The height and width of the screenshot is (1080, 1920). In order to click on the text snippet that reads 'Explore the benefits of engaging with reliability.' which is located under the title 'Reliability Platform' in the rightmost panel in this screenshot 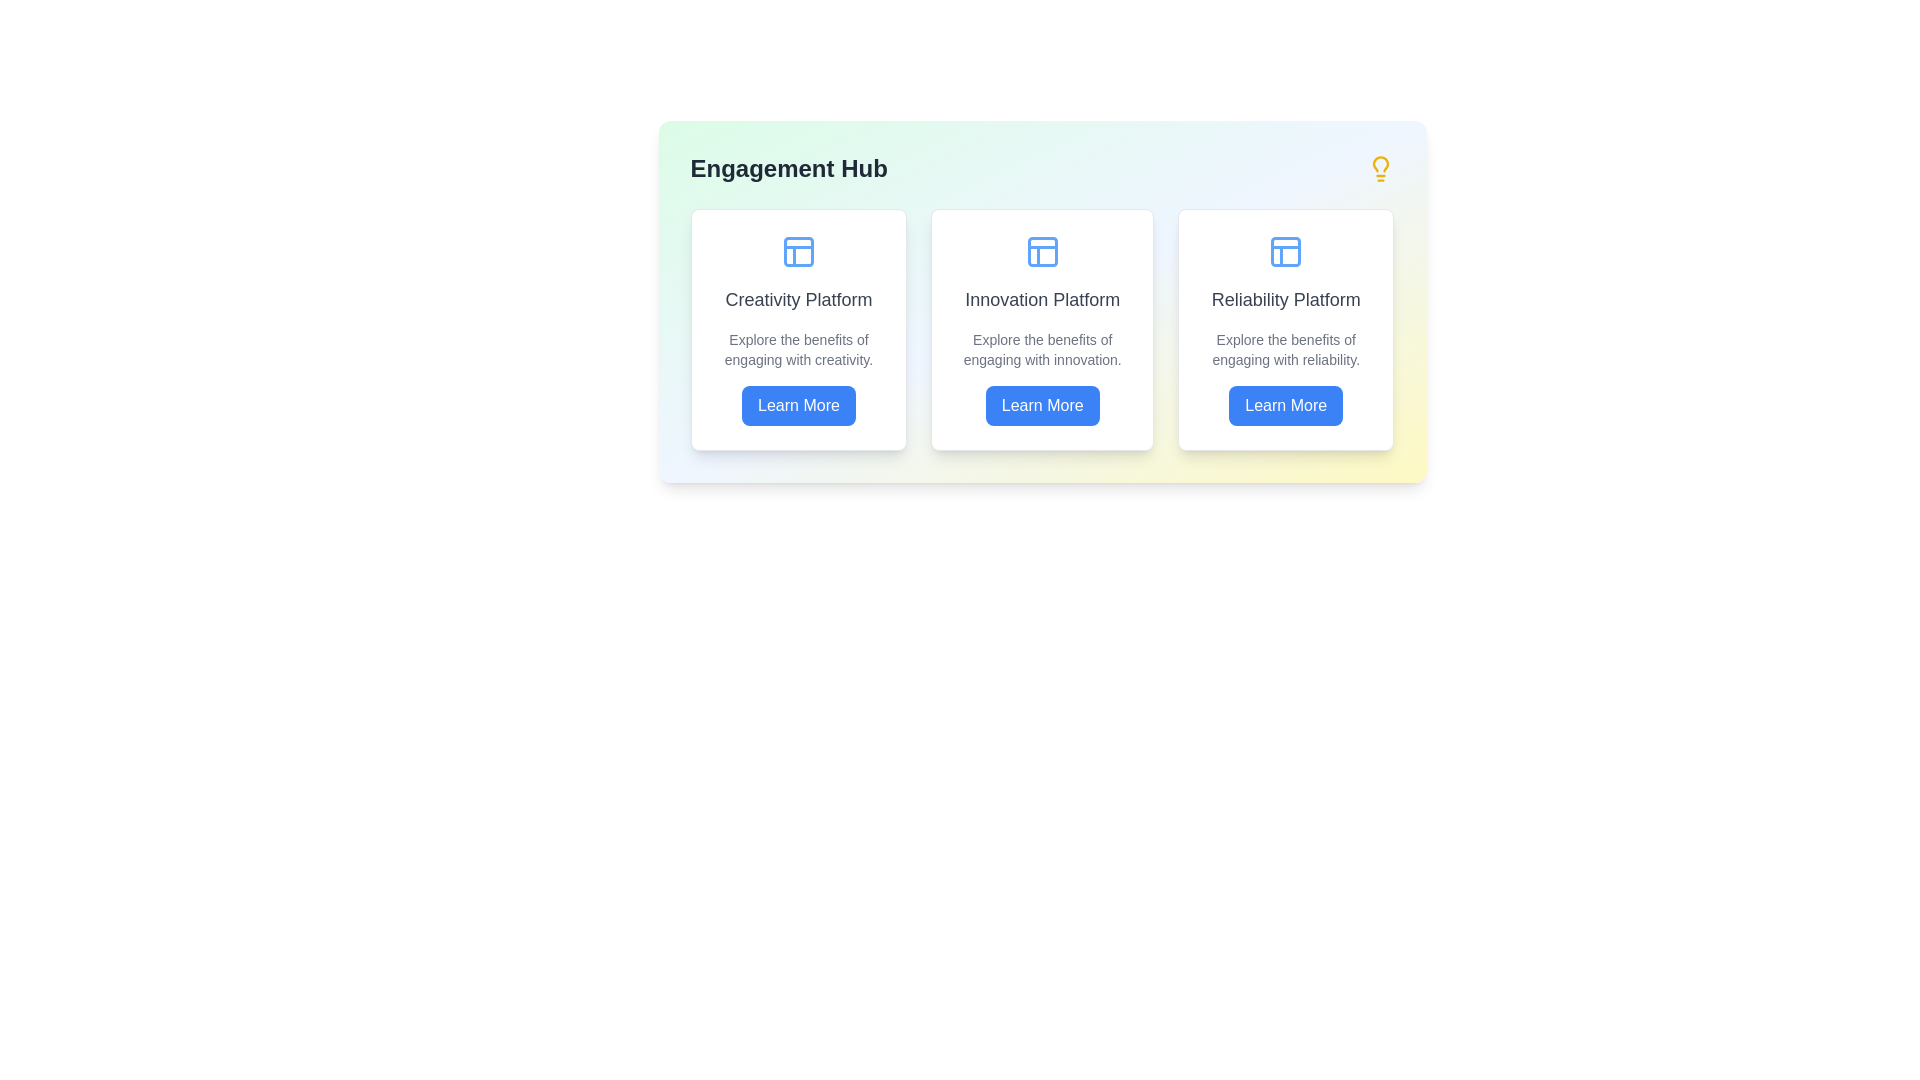, I will do `click(1286, 349)`.